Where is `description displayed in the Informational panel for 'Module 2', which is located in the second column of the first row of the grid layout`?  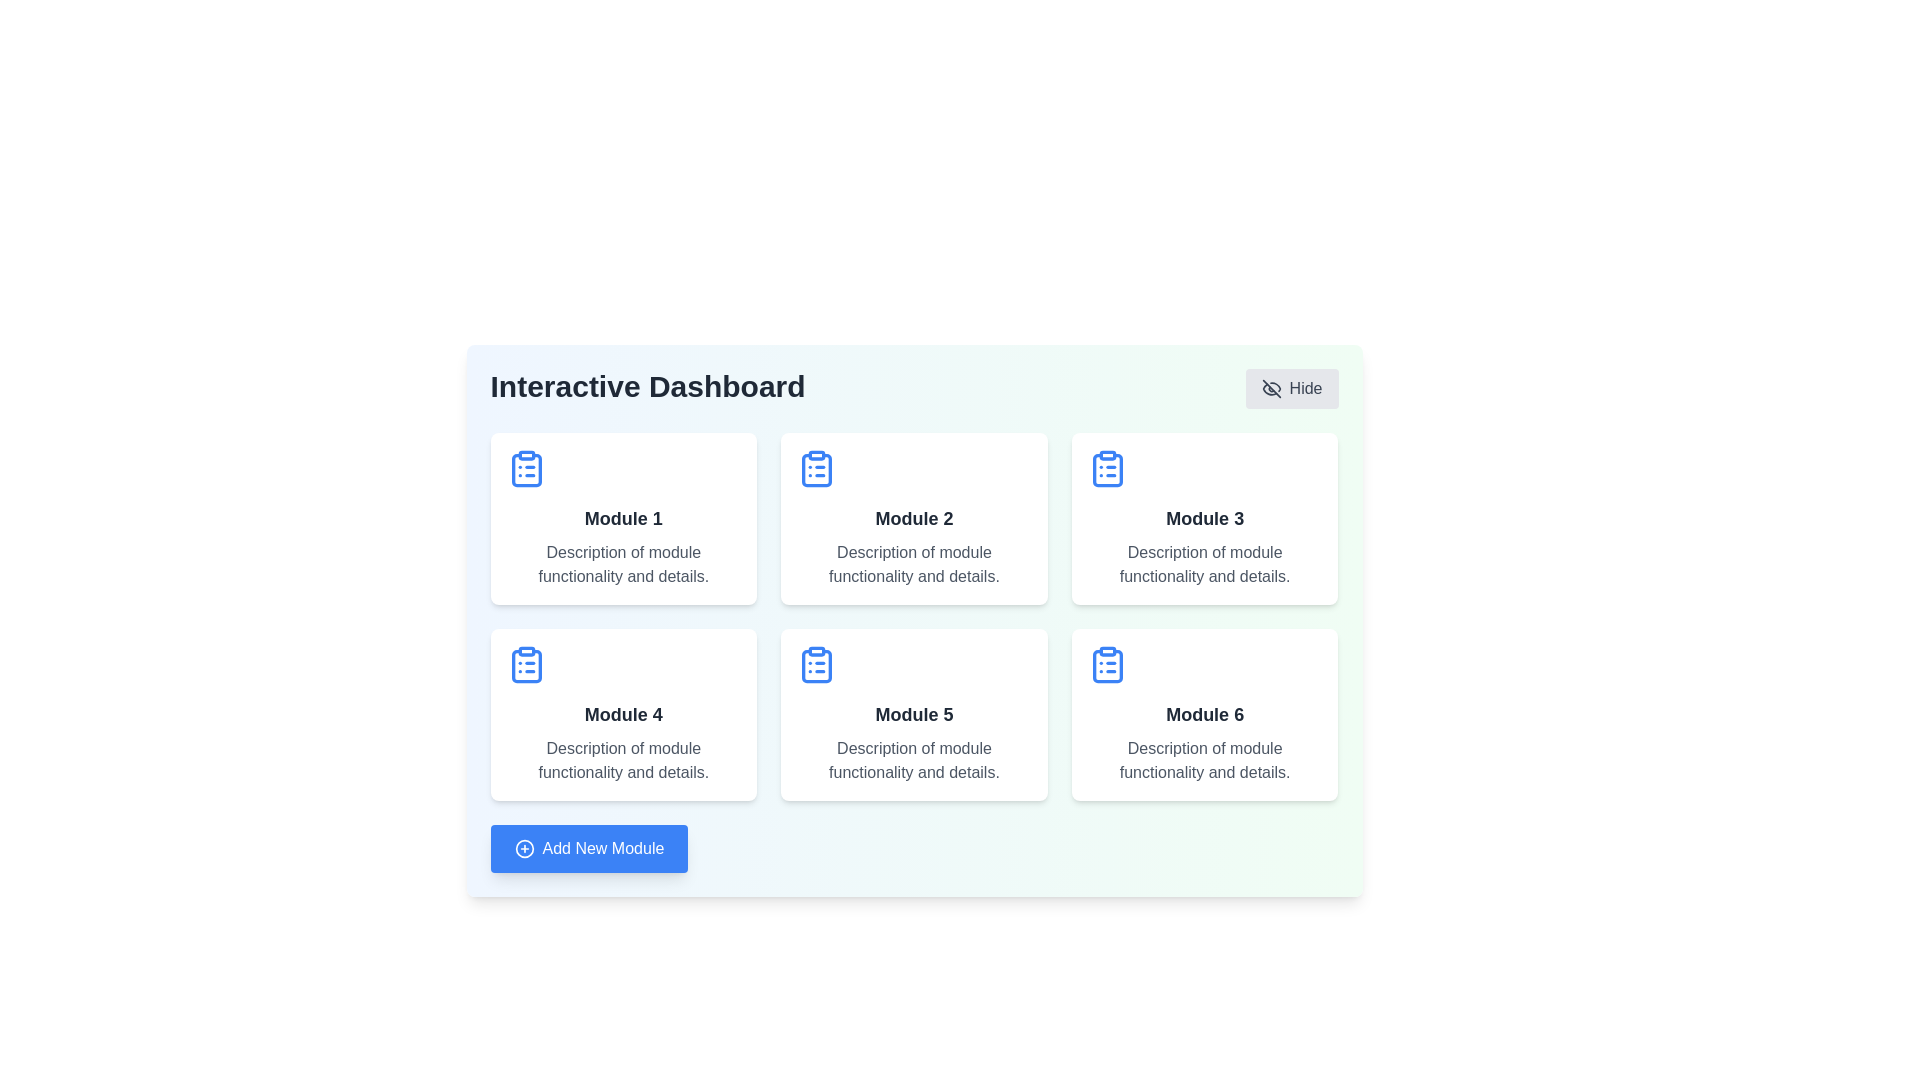 description displayed in the Informational panel for 'Module 2', which is located in the second column of the first row of the grid layout is located at coordinates (913, 518).